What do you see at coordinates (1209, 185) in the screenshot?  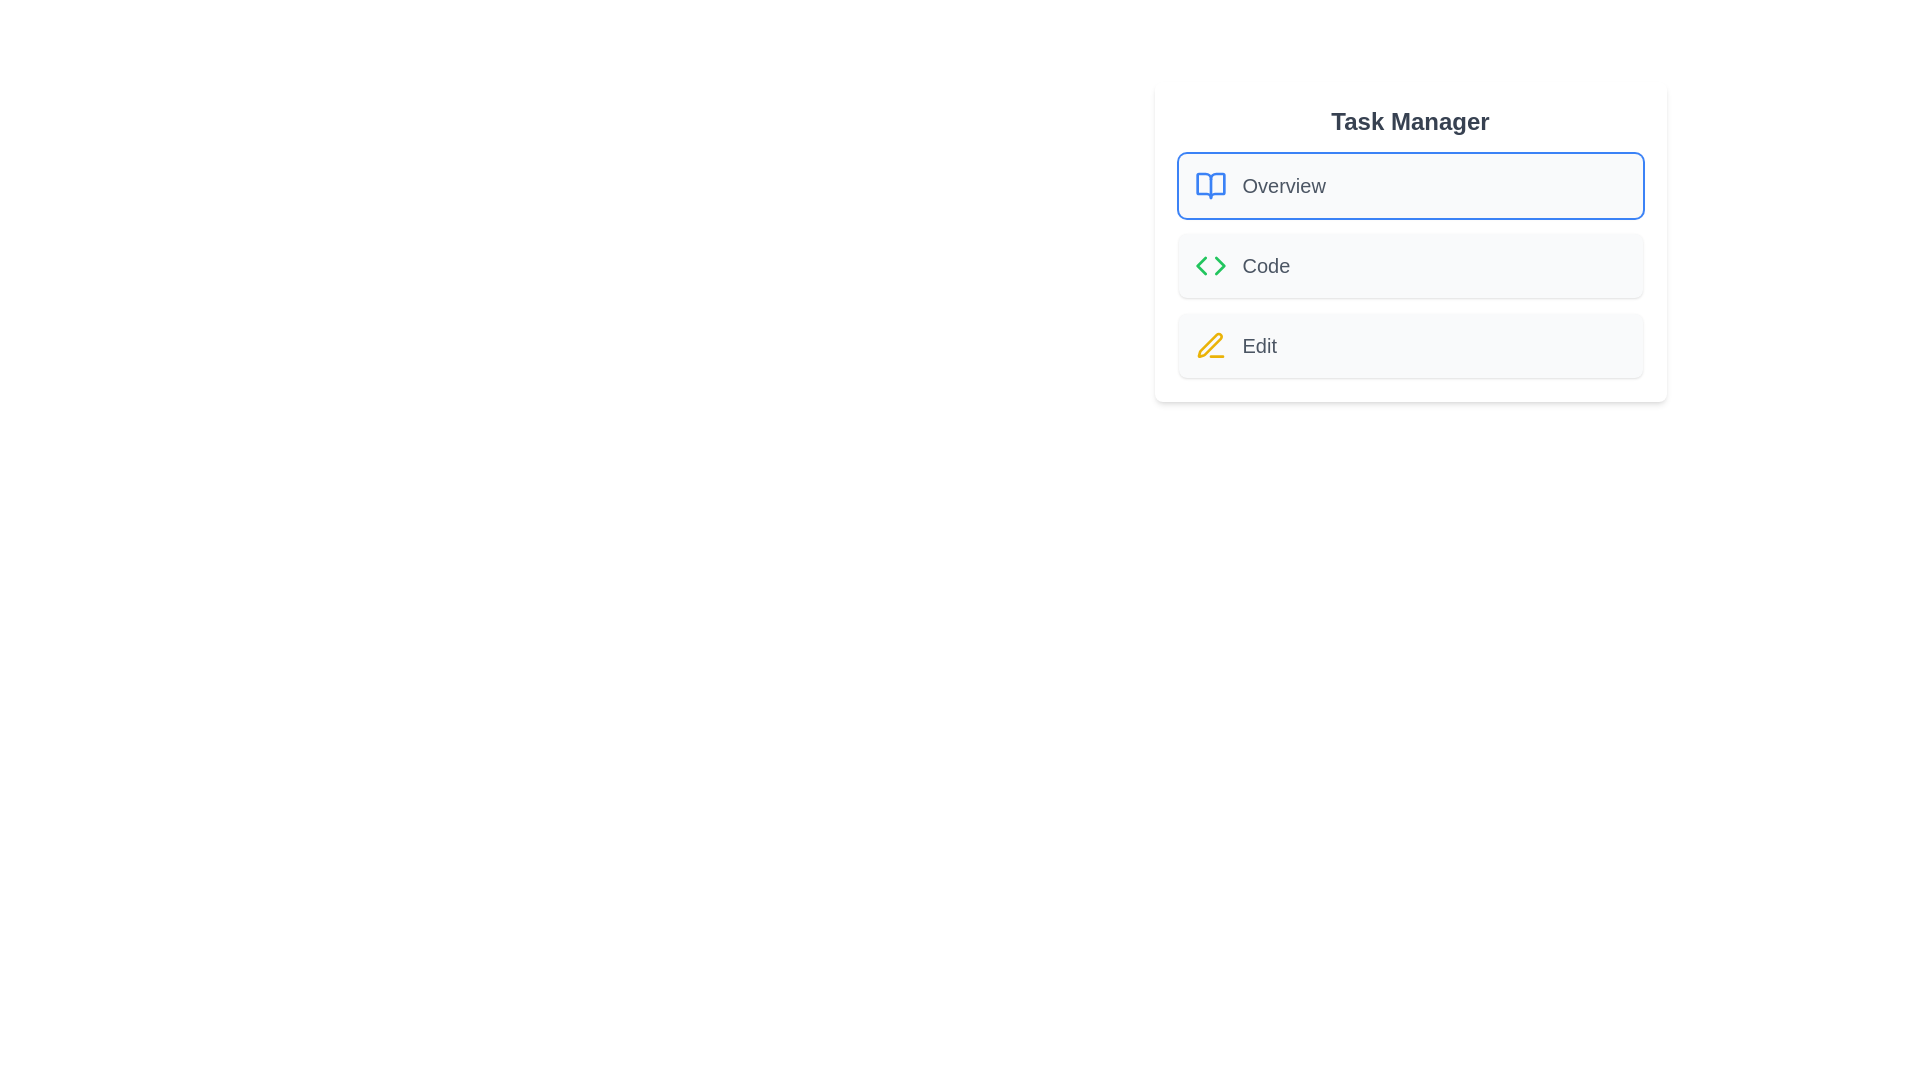 I see `the 'Overview' section icon, which is the first icon at the top of the menu, to provide visual clarity and accessibility` at bounding box center [1209, 185].